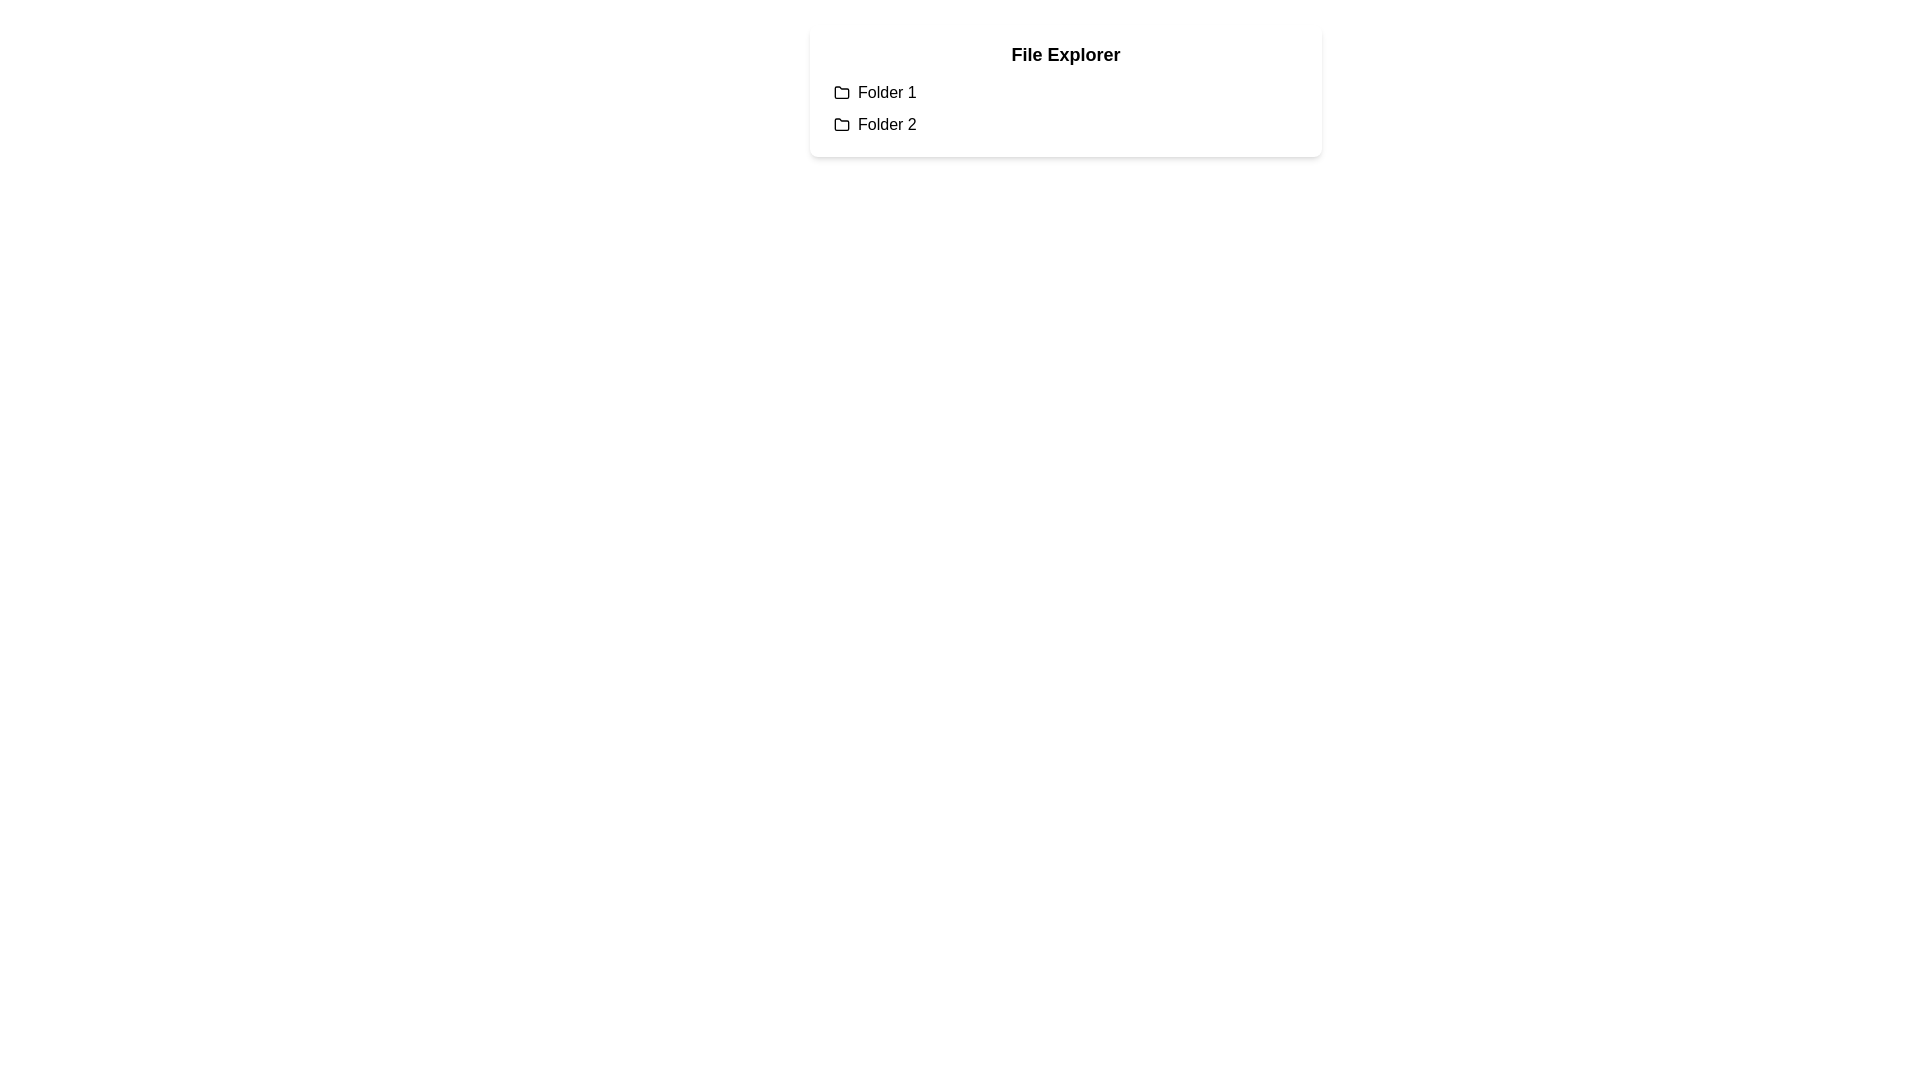  Describe the element at coordinates (886, 92) in the screenshot. I see `the text label representing the folder named 'Folder 1' in the file explorer` at that location.